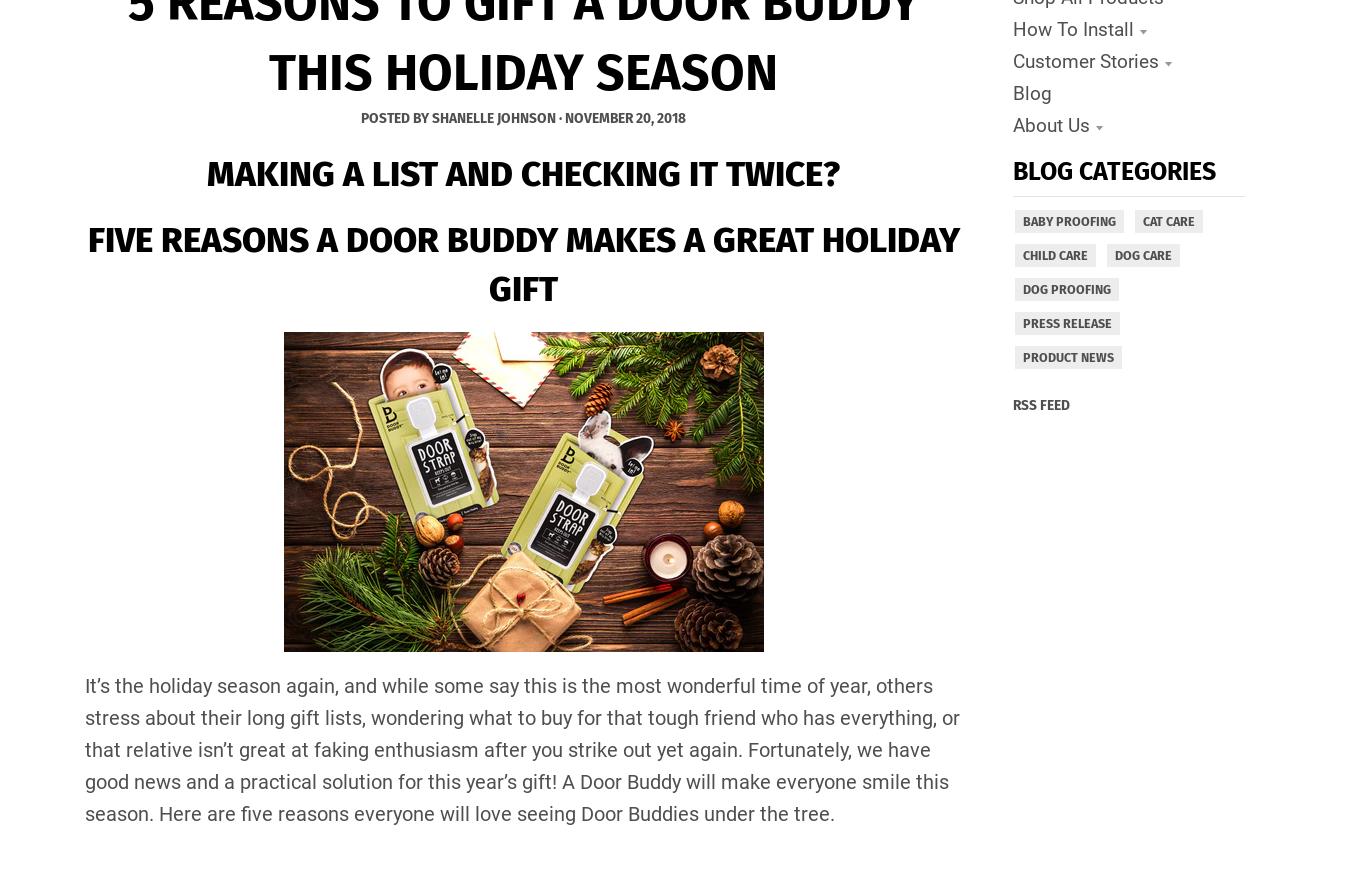  Describe the element at coordinates (1084, 60) in the screenshot. I see `'Customer Stories'` at that location.